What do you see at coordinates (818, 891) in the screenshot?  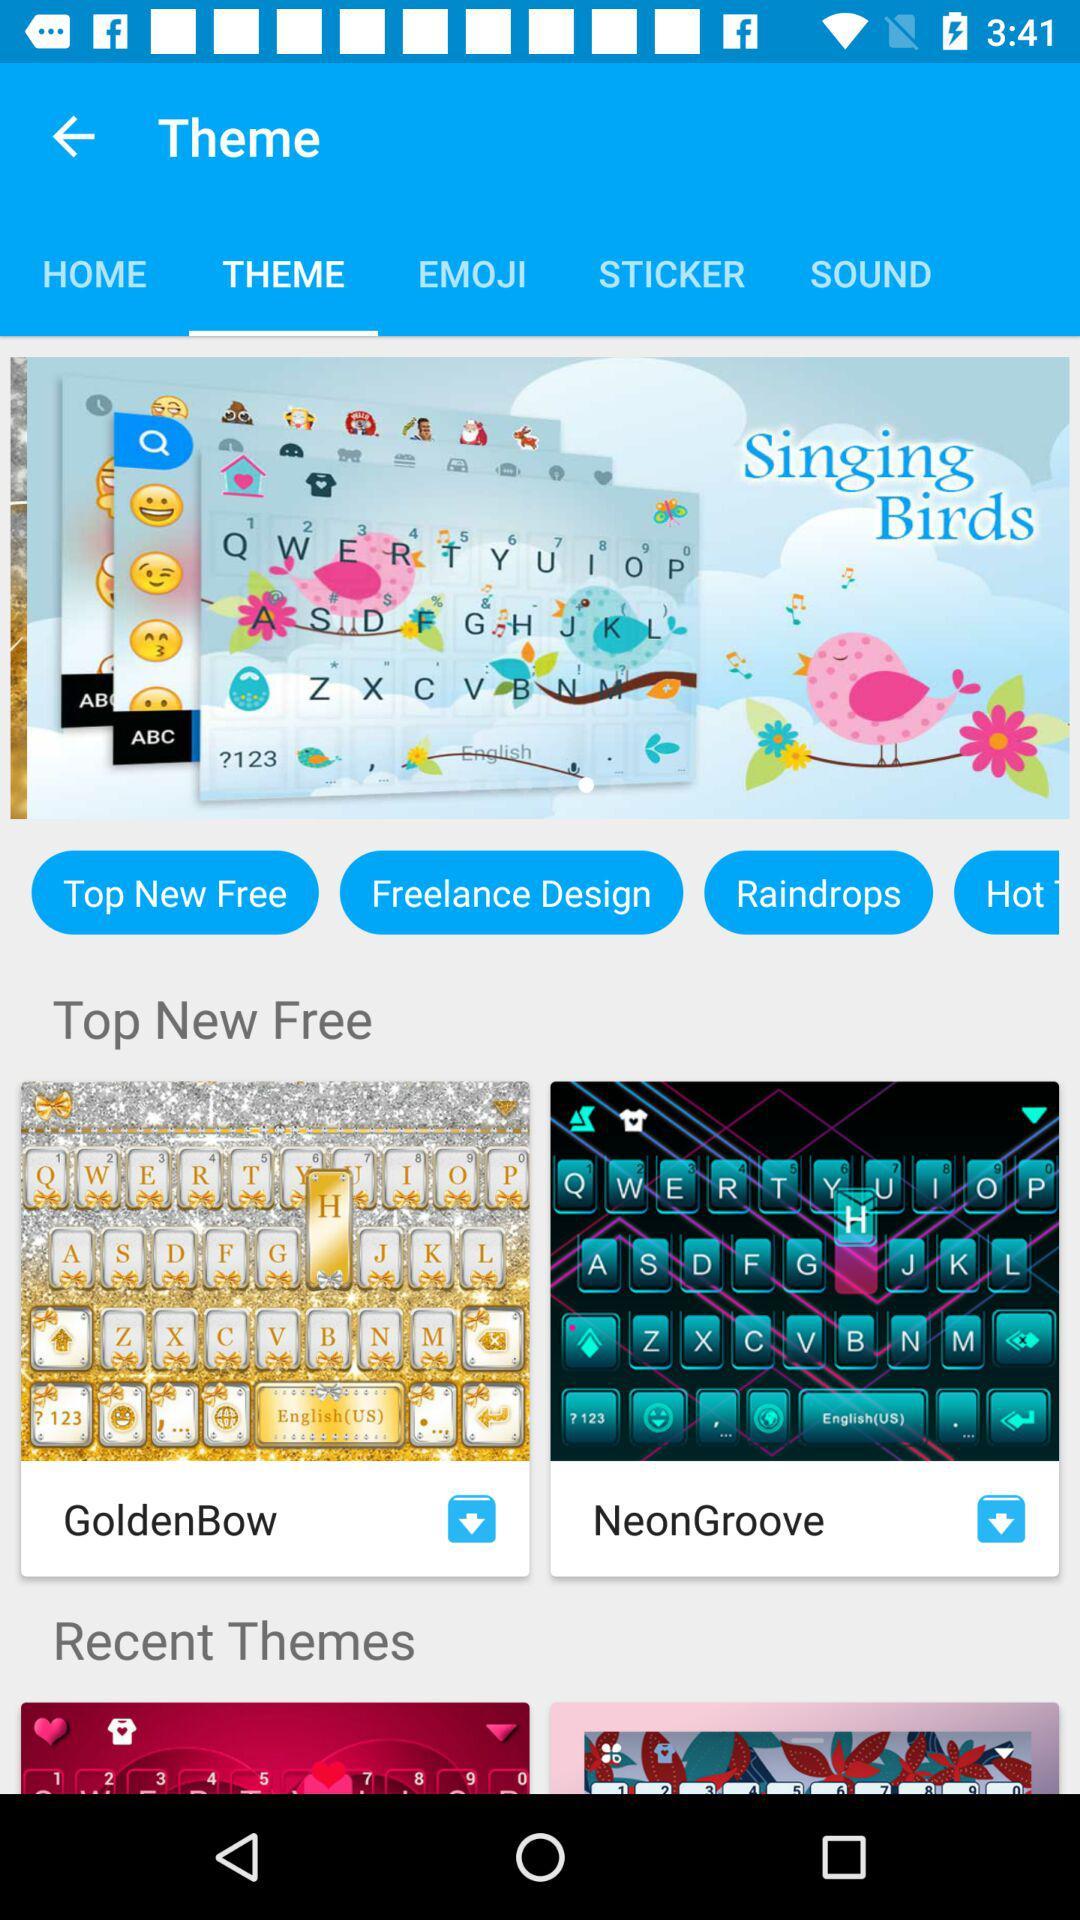 I see `the icon next to hot themes icon` at bounding box center [818, 891].